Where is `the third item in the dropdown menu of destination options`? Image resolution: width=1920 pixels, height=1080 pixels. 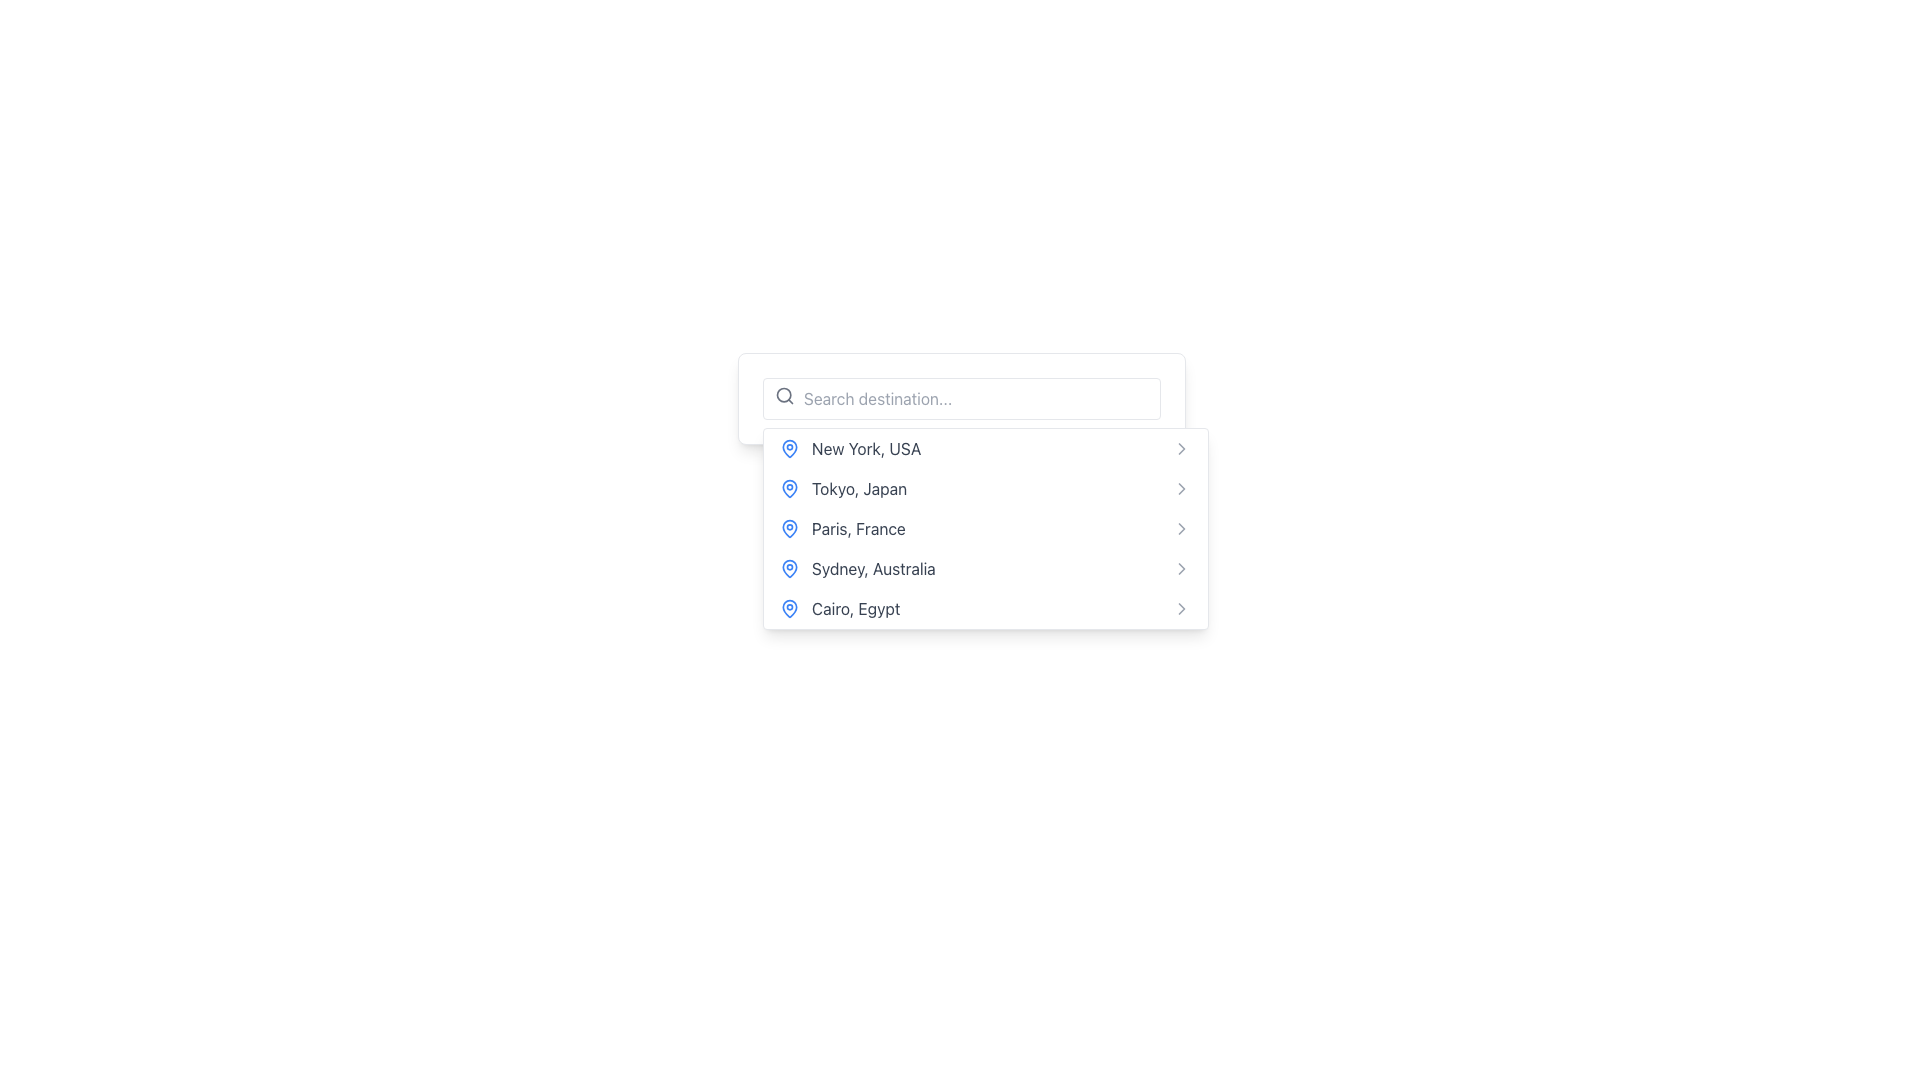 the third item in the dropdown menu of destination options is located at coordinates (842, 527).